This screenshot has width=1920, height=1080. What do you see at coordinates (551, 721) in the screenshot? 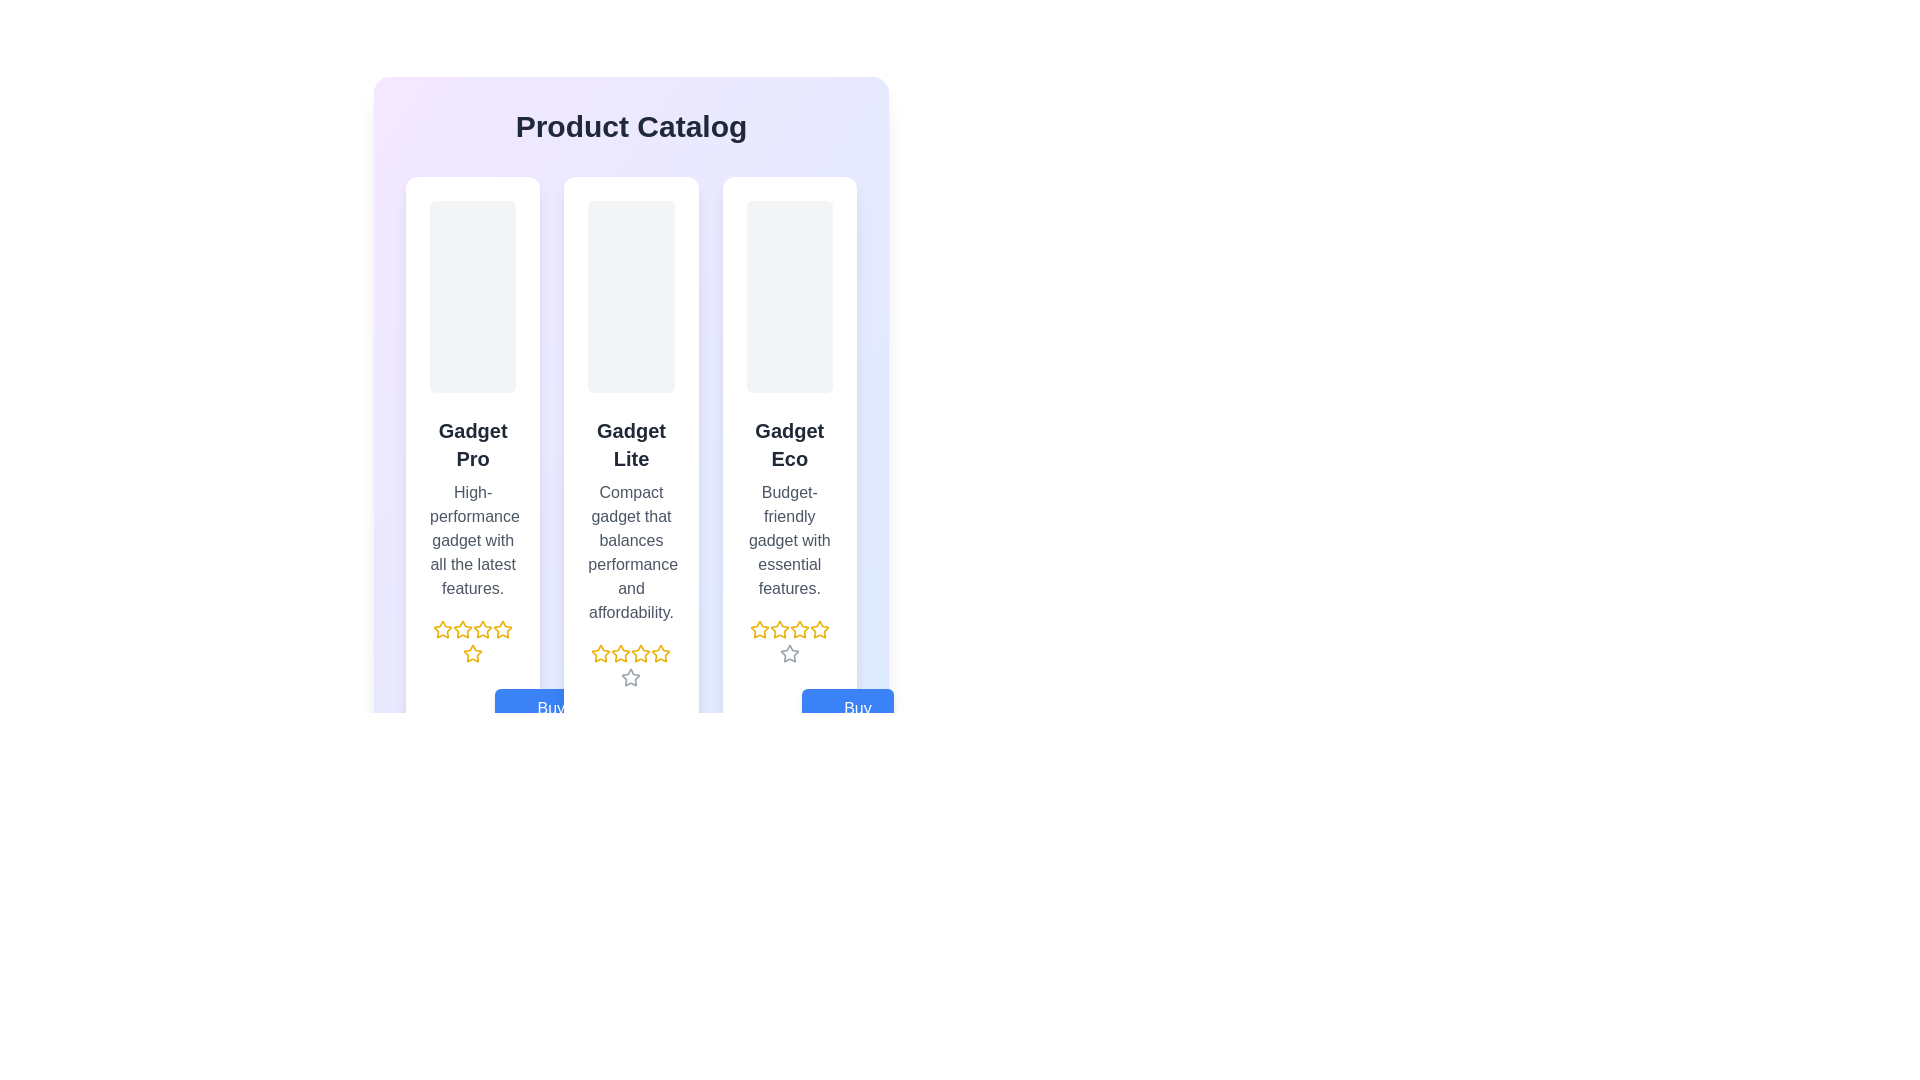
I see `the 'Buy Now' text label located in the blue button at the bottom of the product list` at bounding box center [551, 721].